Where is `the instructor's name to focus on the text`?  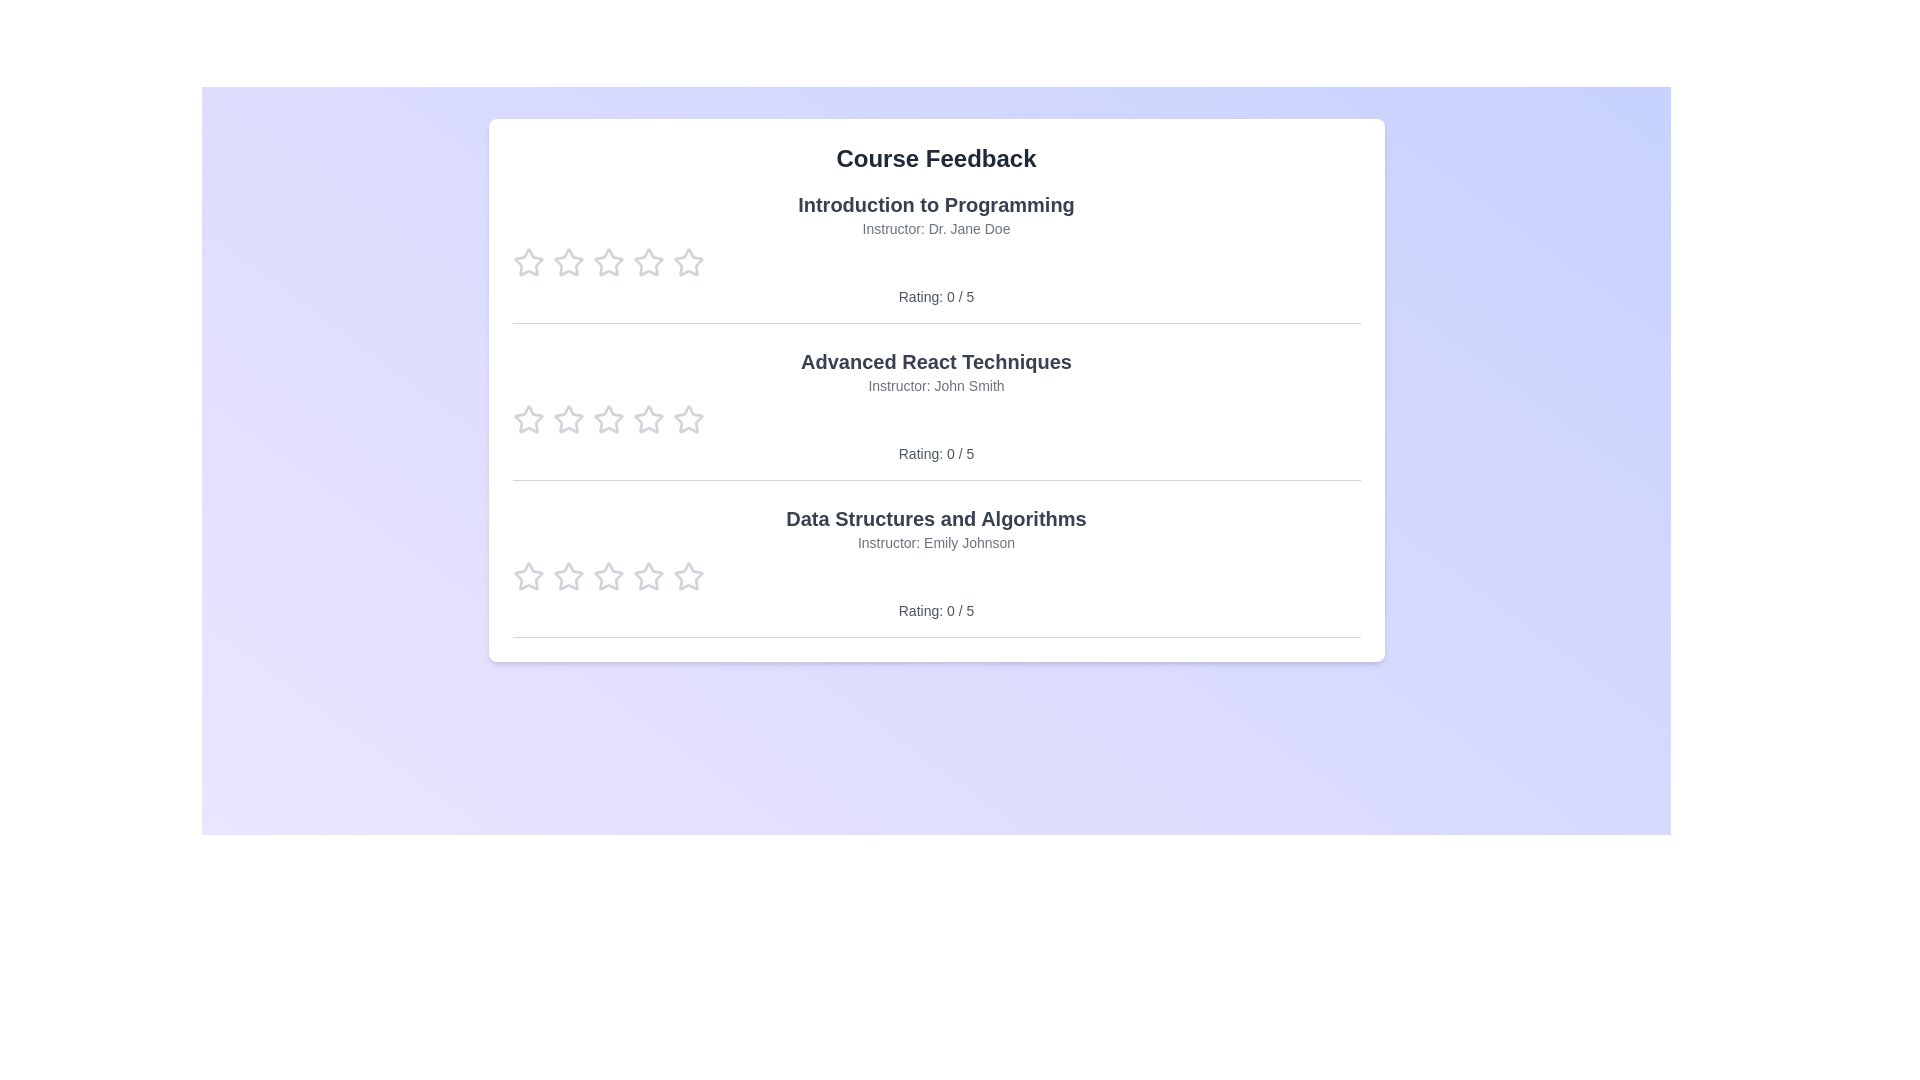 the instructor's name to focus on the text is located at coordinates (935, 227).